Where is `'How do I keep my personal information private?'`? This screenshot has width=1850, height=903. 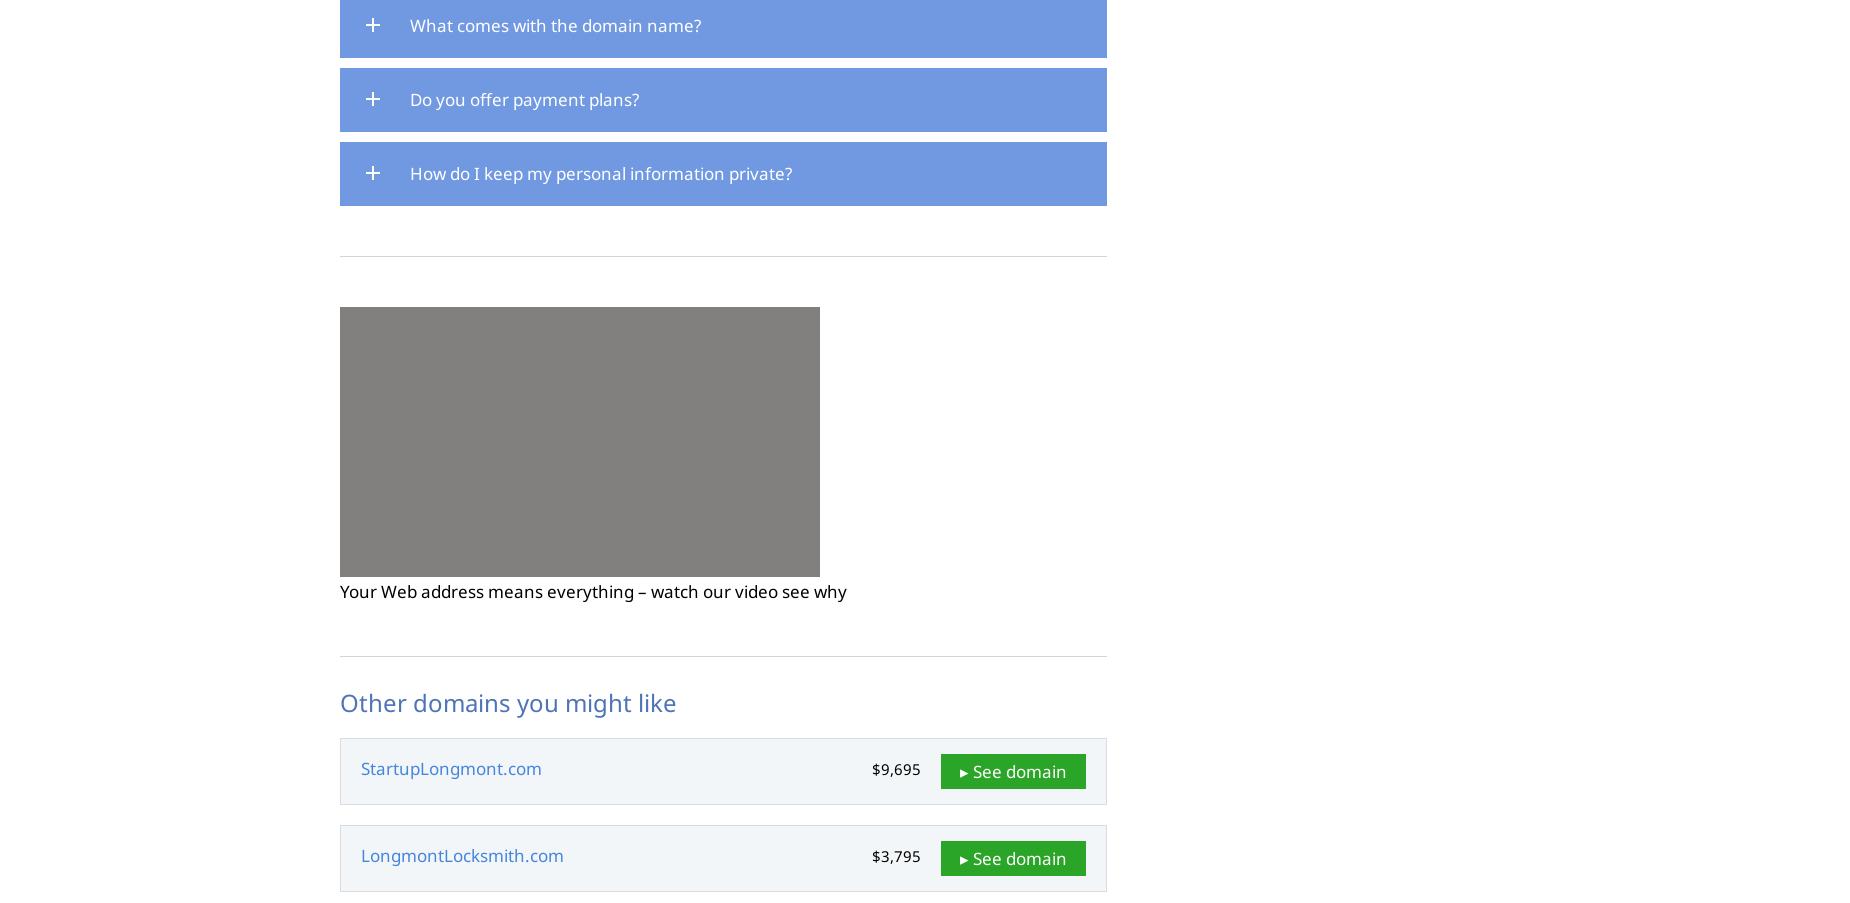 'How do I keep my personal information private?' is located at coordinates (601, 171).